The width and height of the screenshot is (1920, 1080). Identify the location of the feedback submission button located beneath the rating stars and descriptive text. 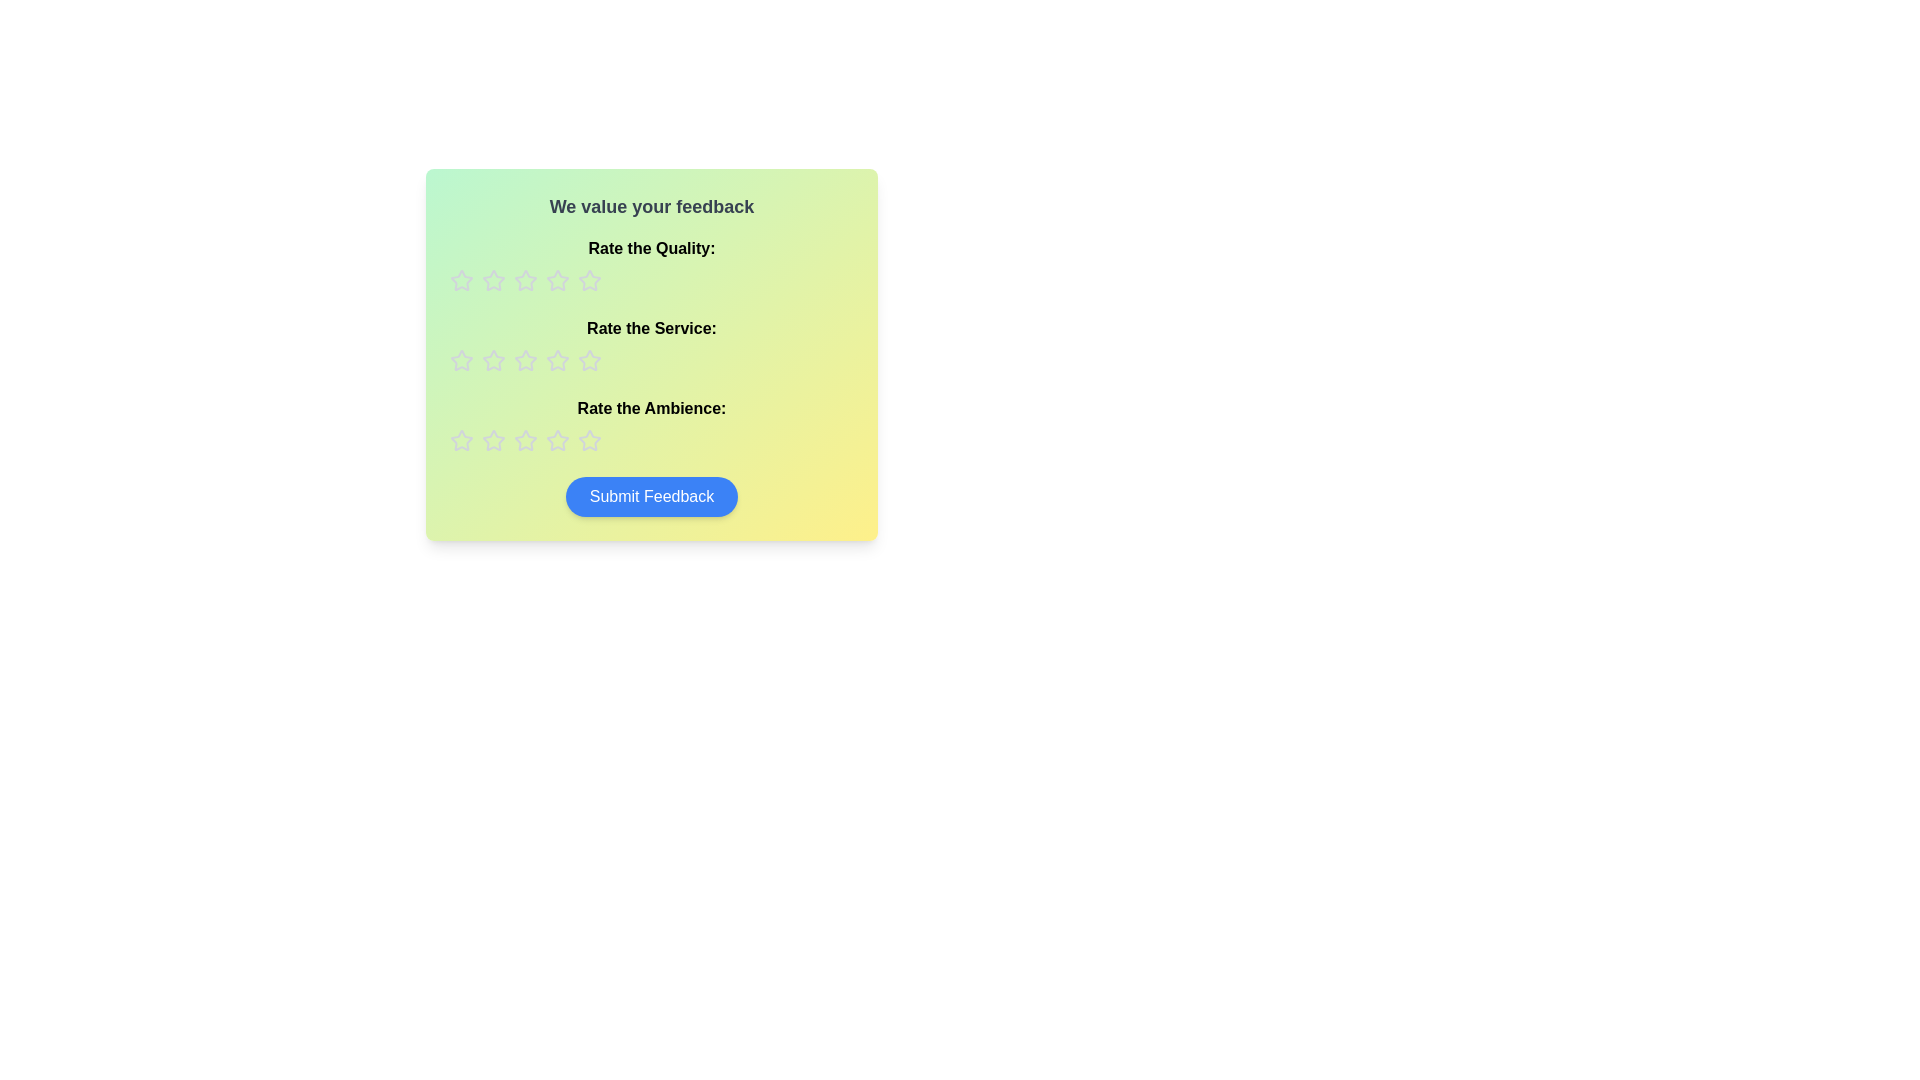
(652, 496).